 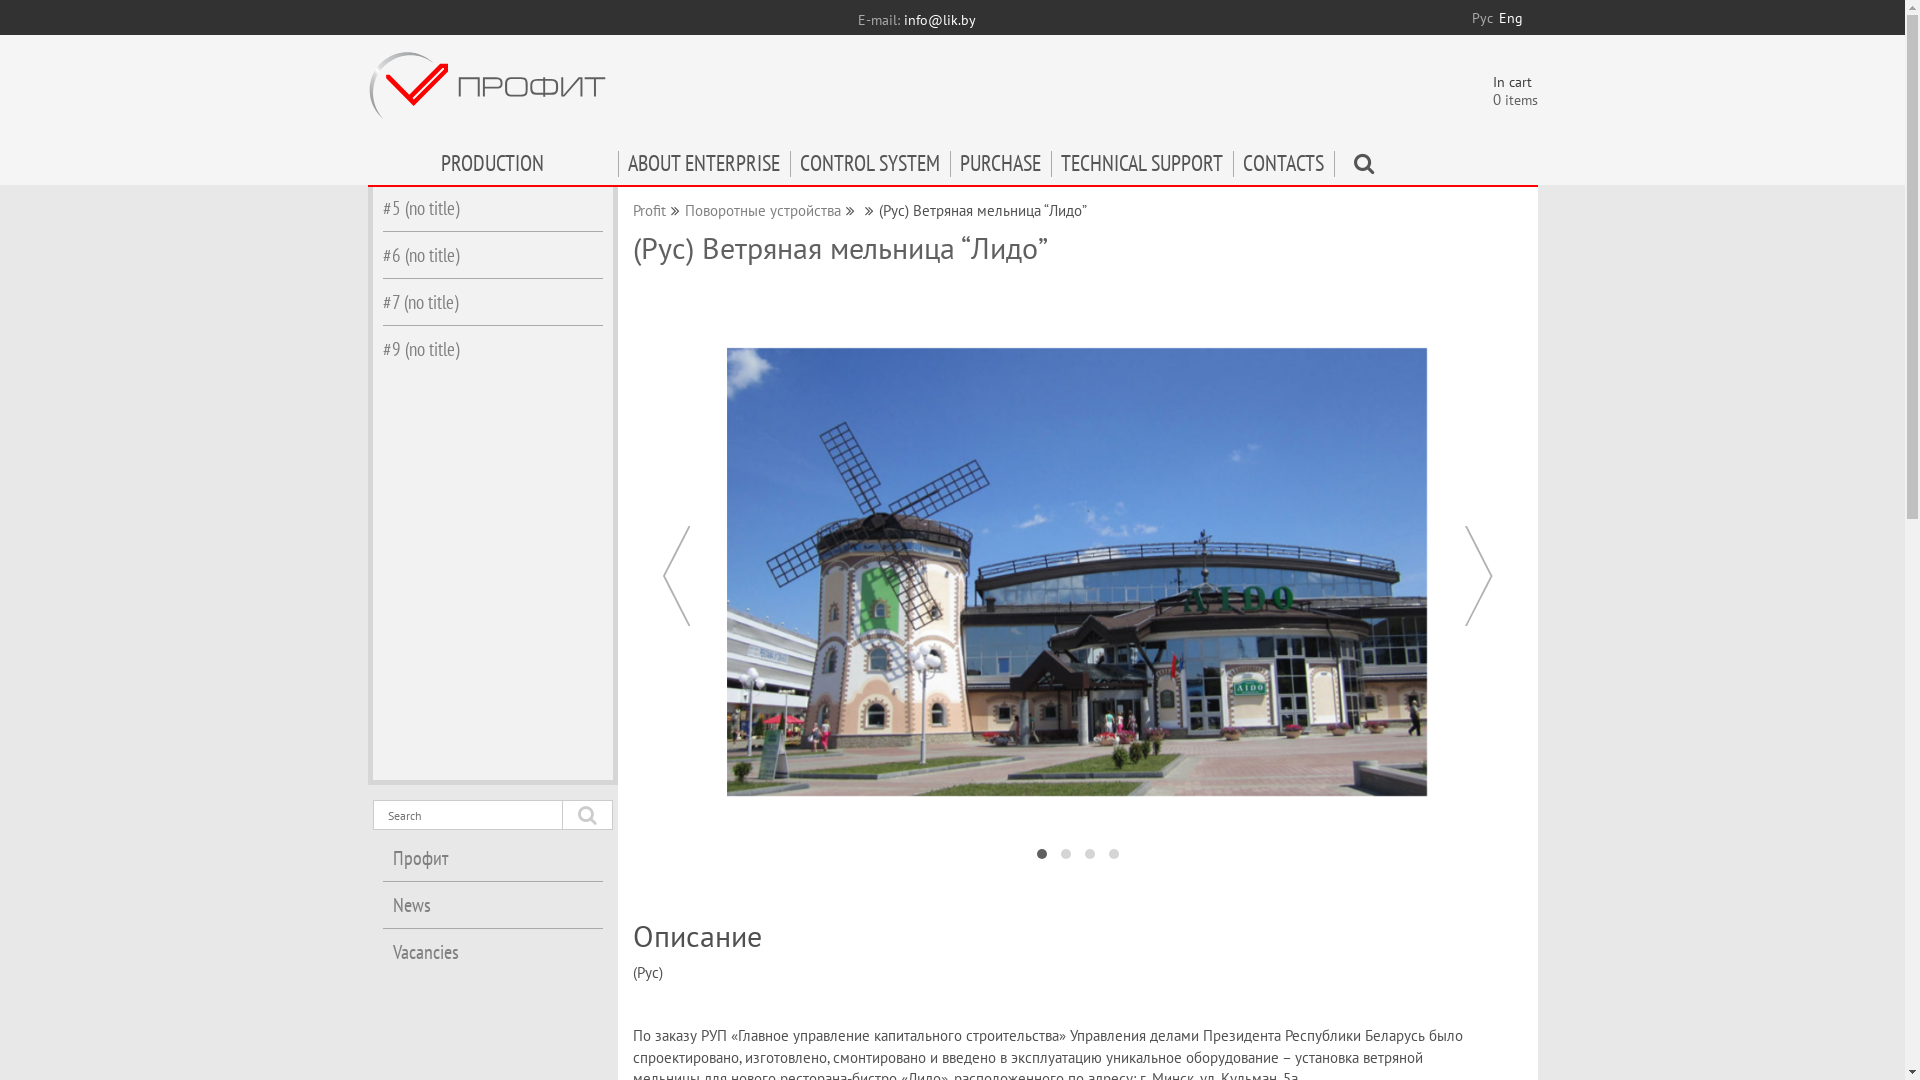 I want to click on 'News', so click(x=491, y=905).